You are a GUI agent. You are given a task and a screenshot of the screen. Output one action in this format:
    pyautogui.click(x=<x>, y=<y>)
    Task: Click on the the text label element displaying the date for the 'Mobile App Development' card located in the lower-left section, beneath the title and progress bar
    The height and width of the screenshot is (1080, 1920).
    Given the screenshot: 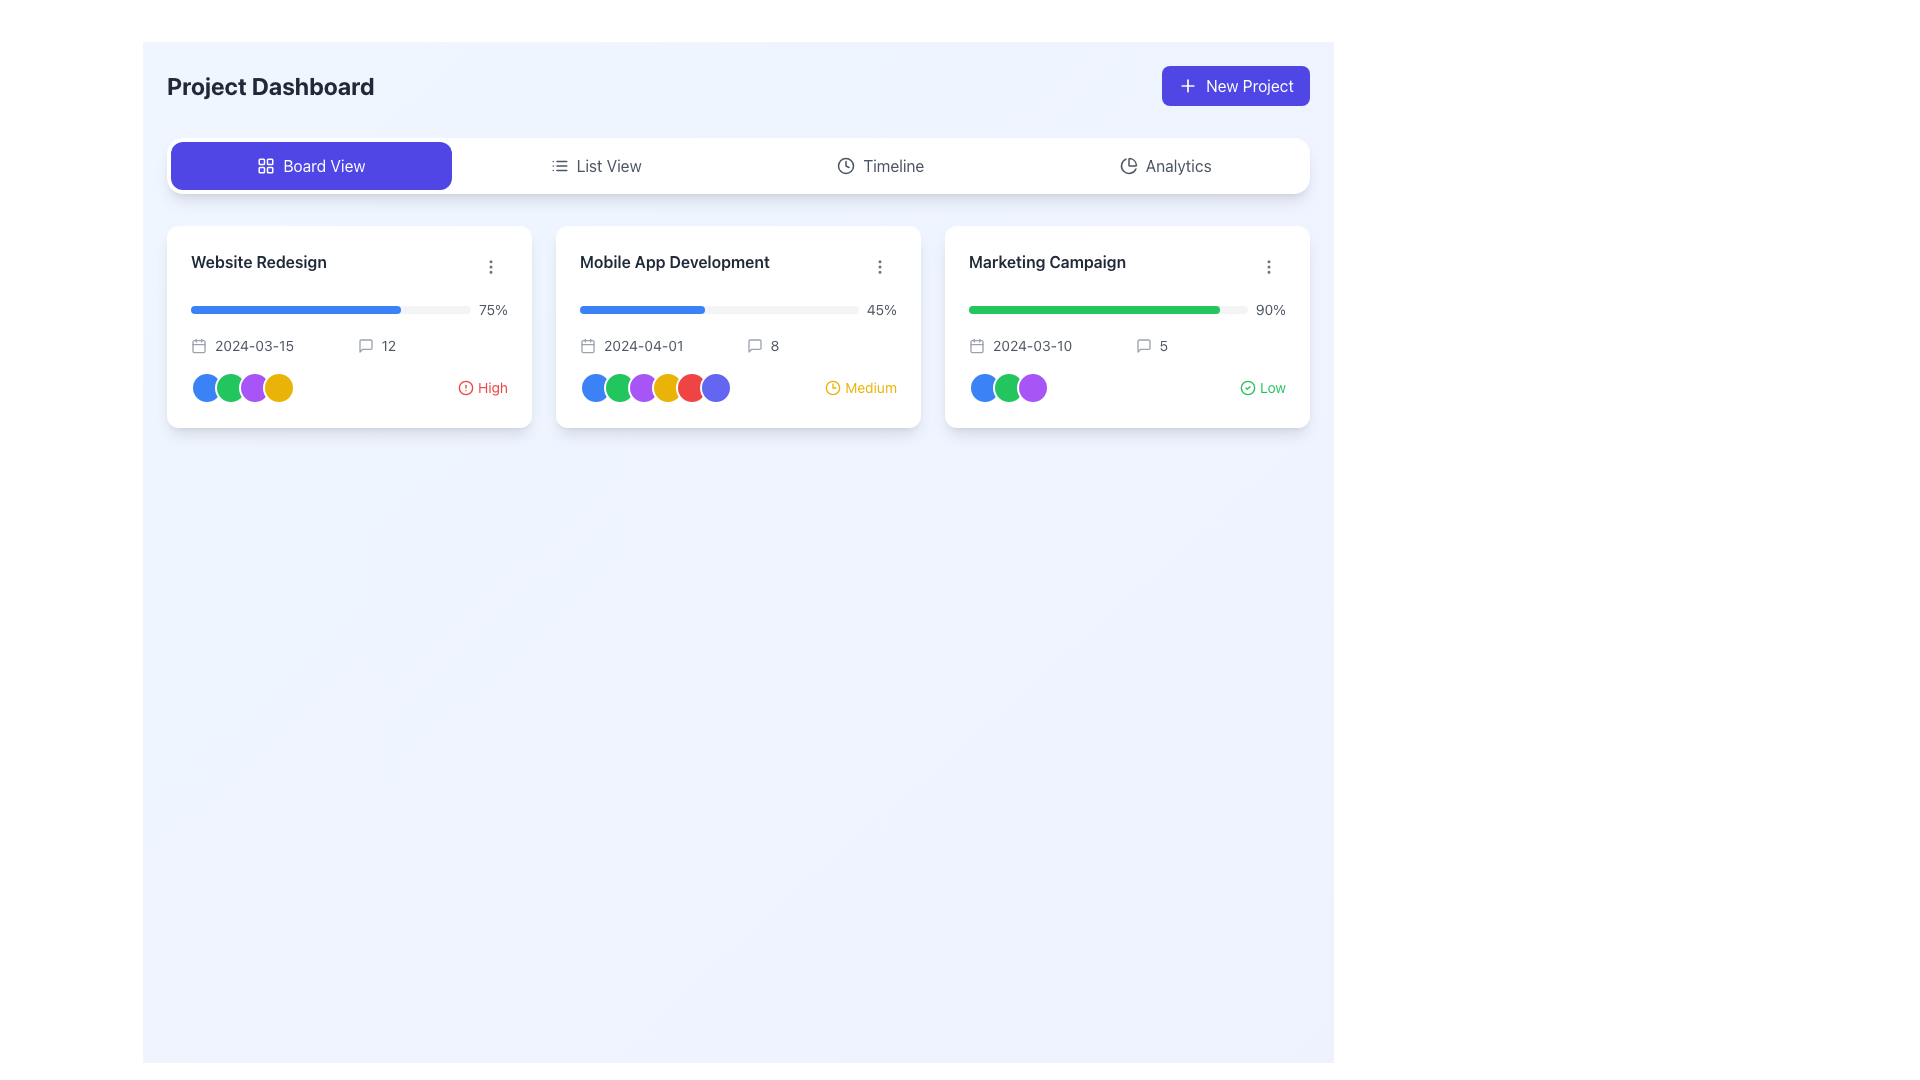 What is the action you would take?
    pyautogui.click(x=655, y=345)
    